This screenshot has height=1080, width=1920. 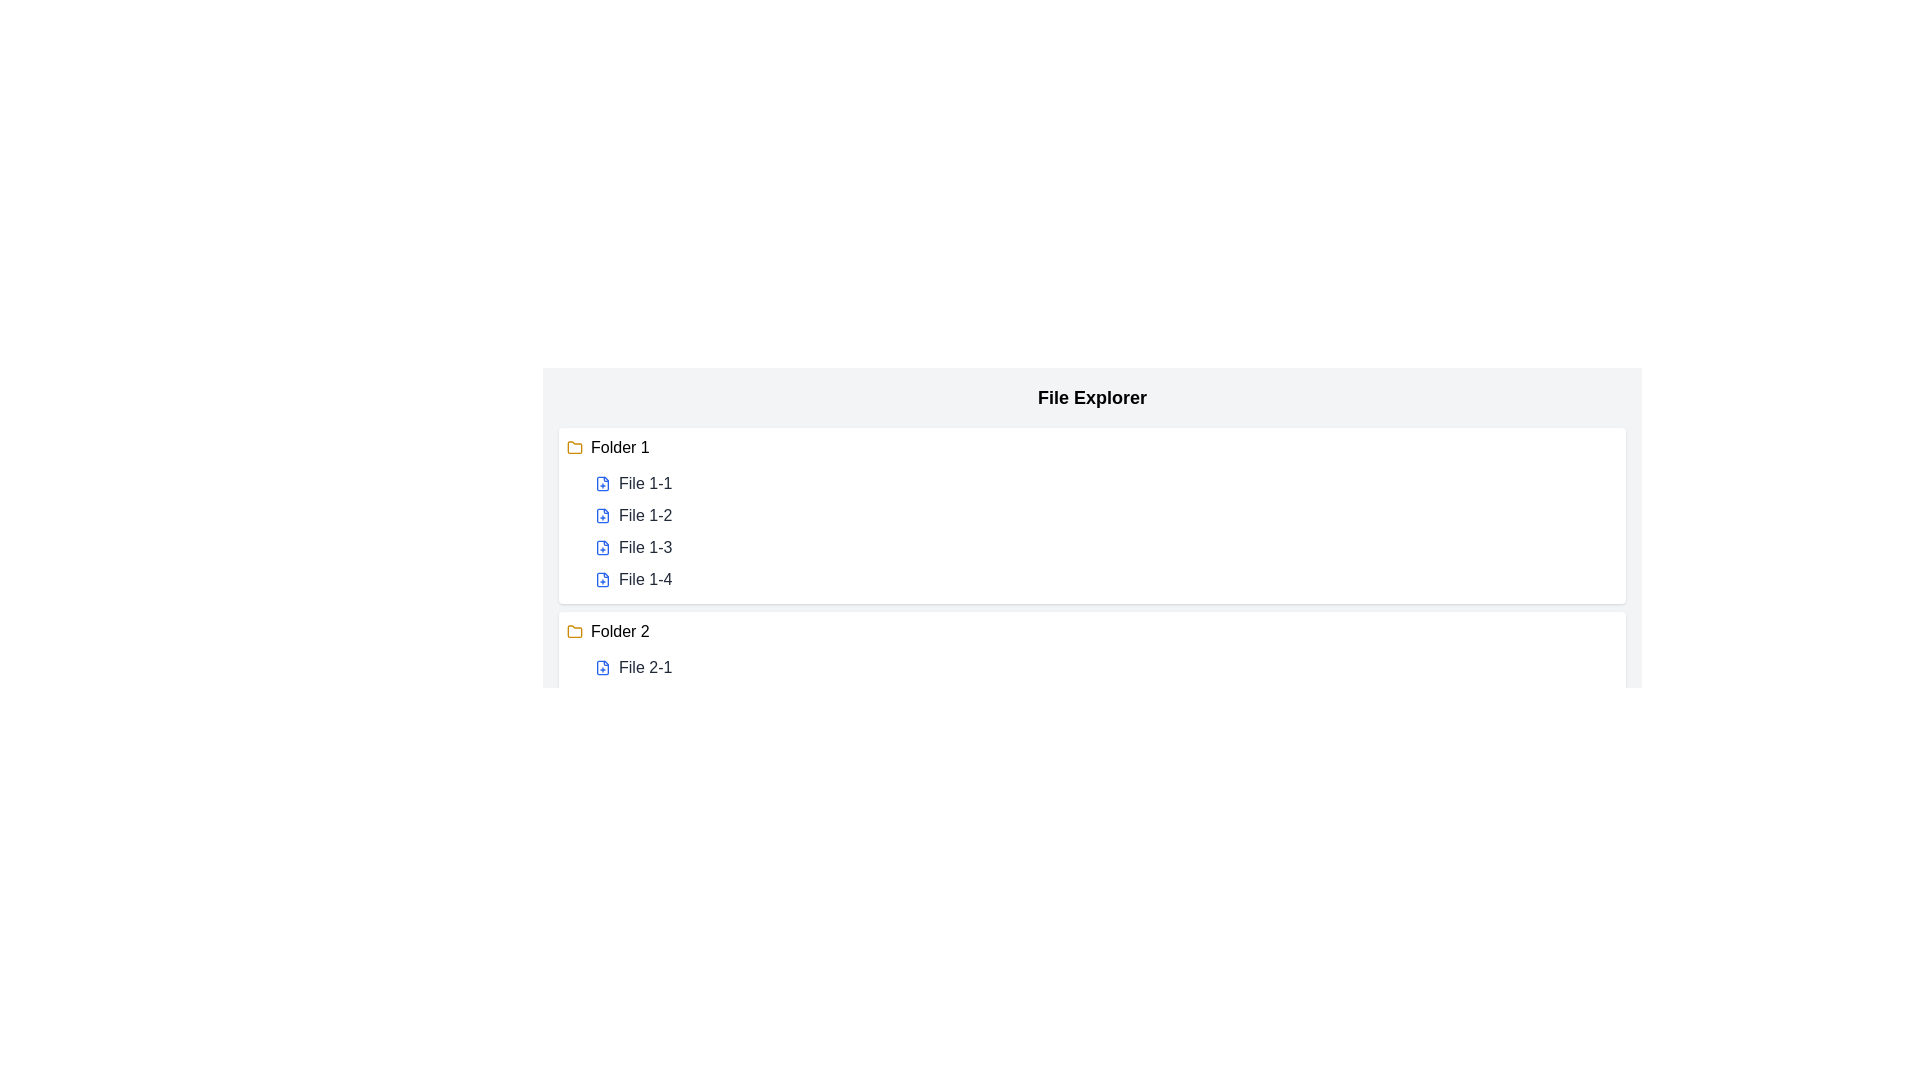 What do you see at coordinates (574, 632) in the screenshot?
I see `the small yellow folder icon with rounded corners at the beginning of the row labeled 'Folder 2'` at bounding box center [574, 632].